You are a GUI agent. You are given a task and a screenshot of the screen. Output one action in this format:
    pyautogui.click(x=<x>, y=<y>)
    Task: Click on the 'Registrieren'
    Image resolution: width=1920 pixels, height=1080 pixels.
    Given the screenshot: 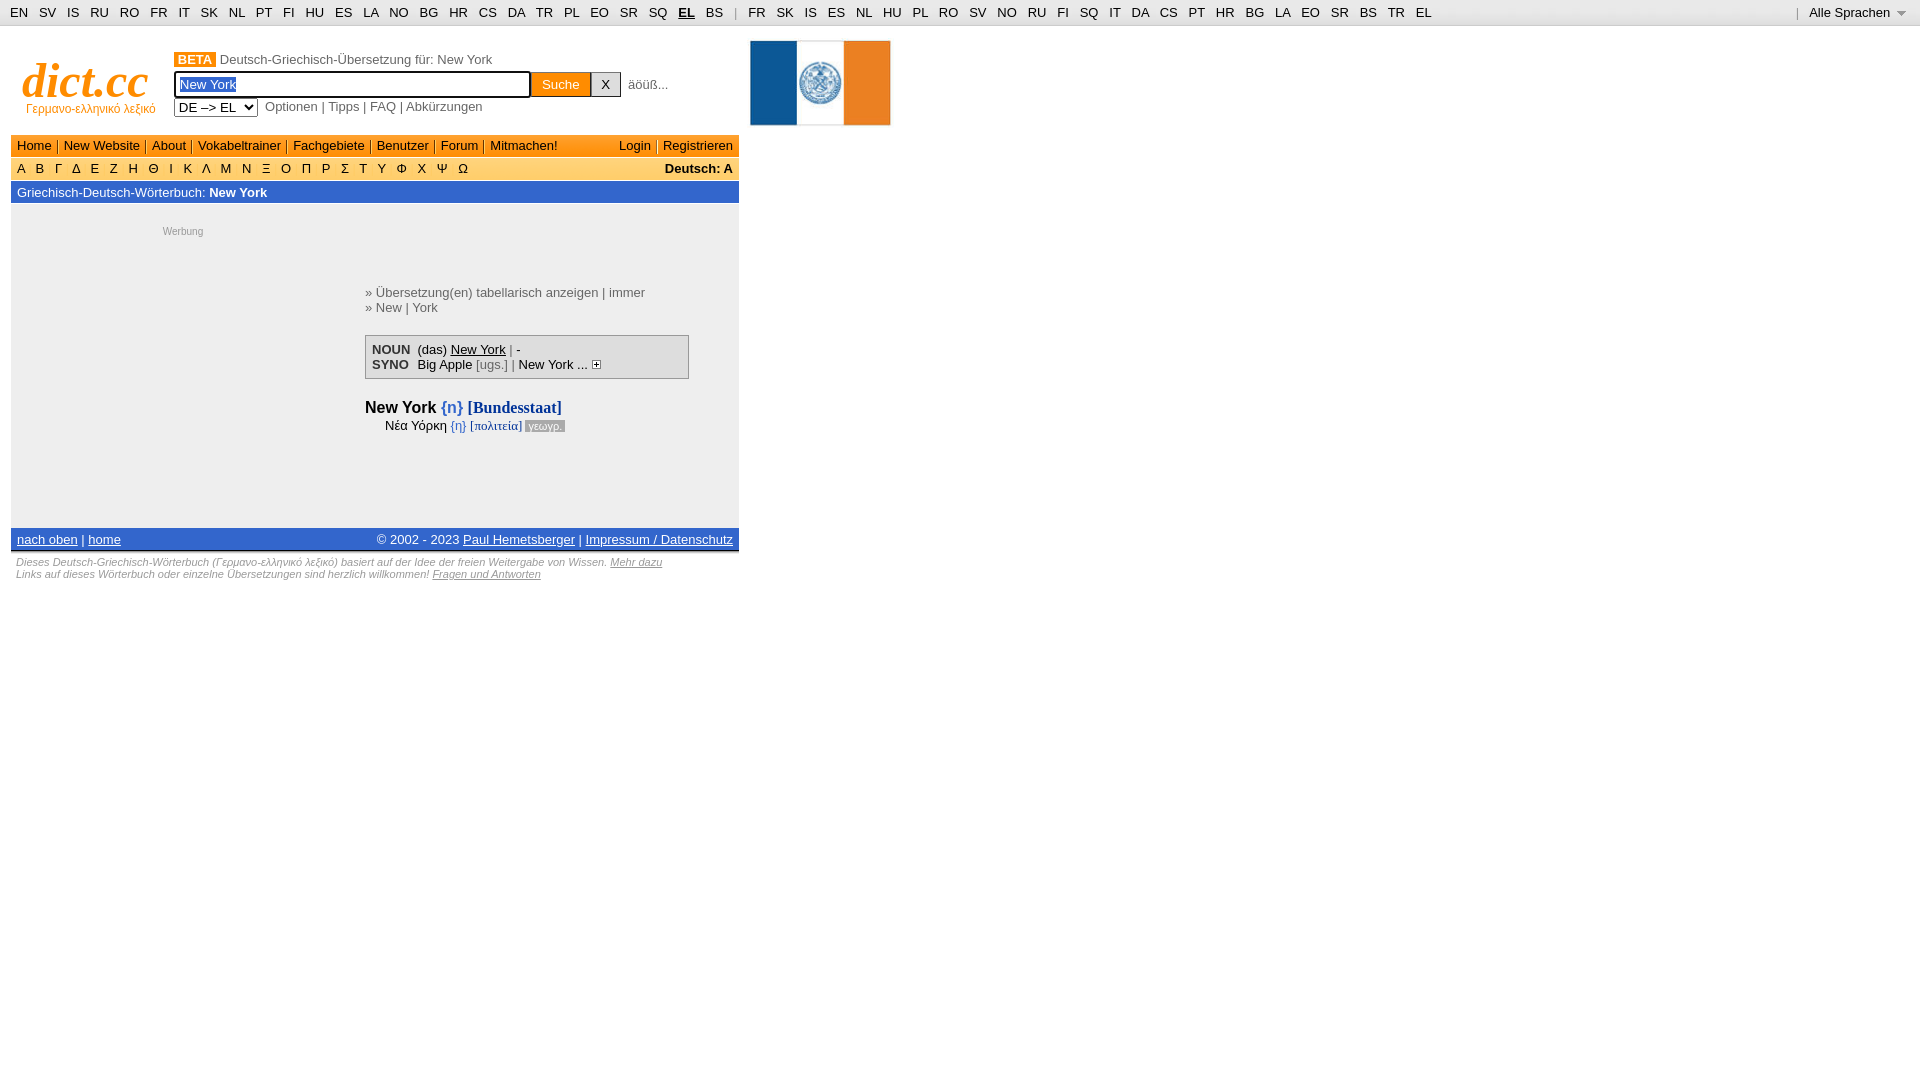 What is the action you would take?
    pyautogui.click(x=662, y=144)
    